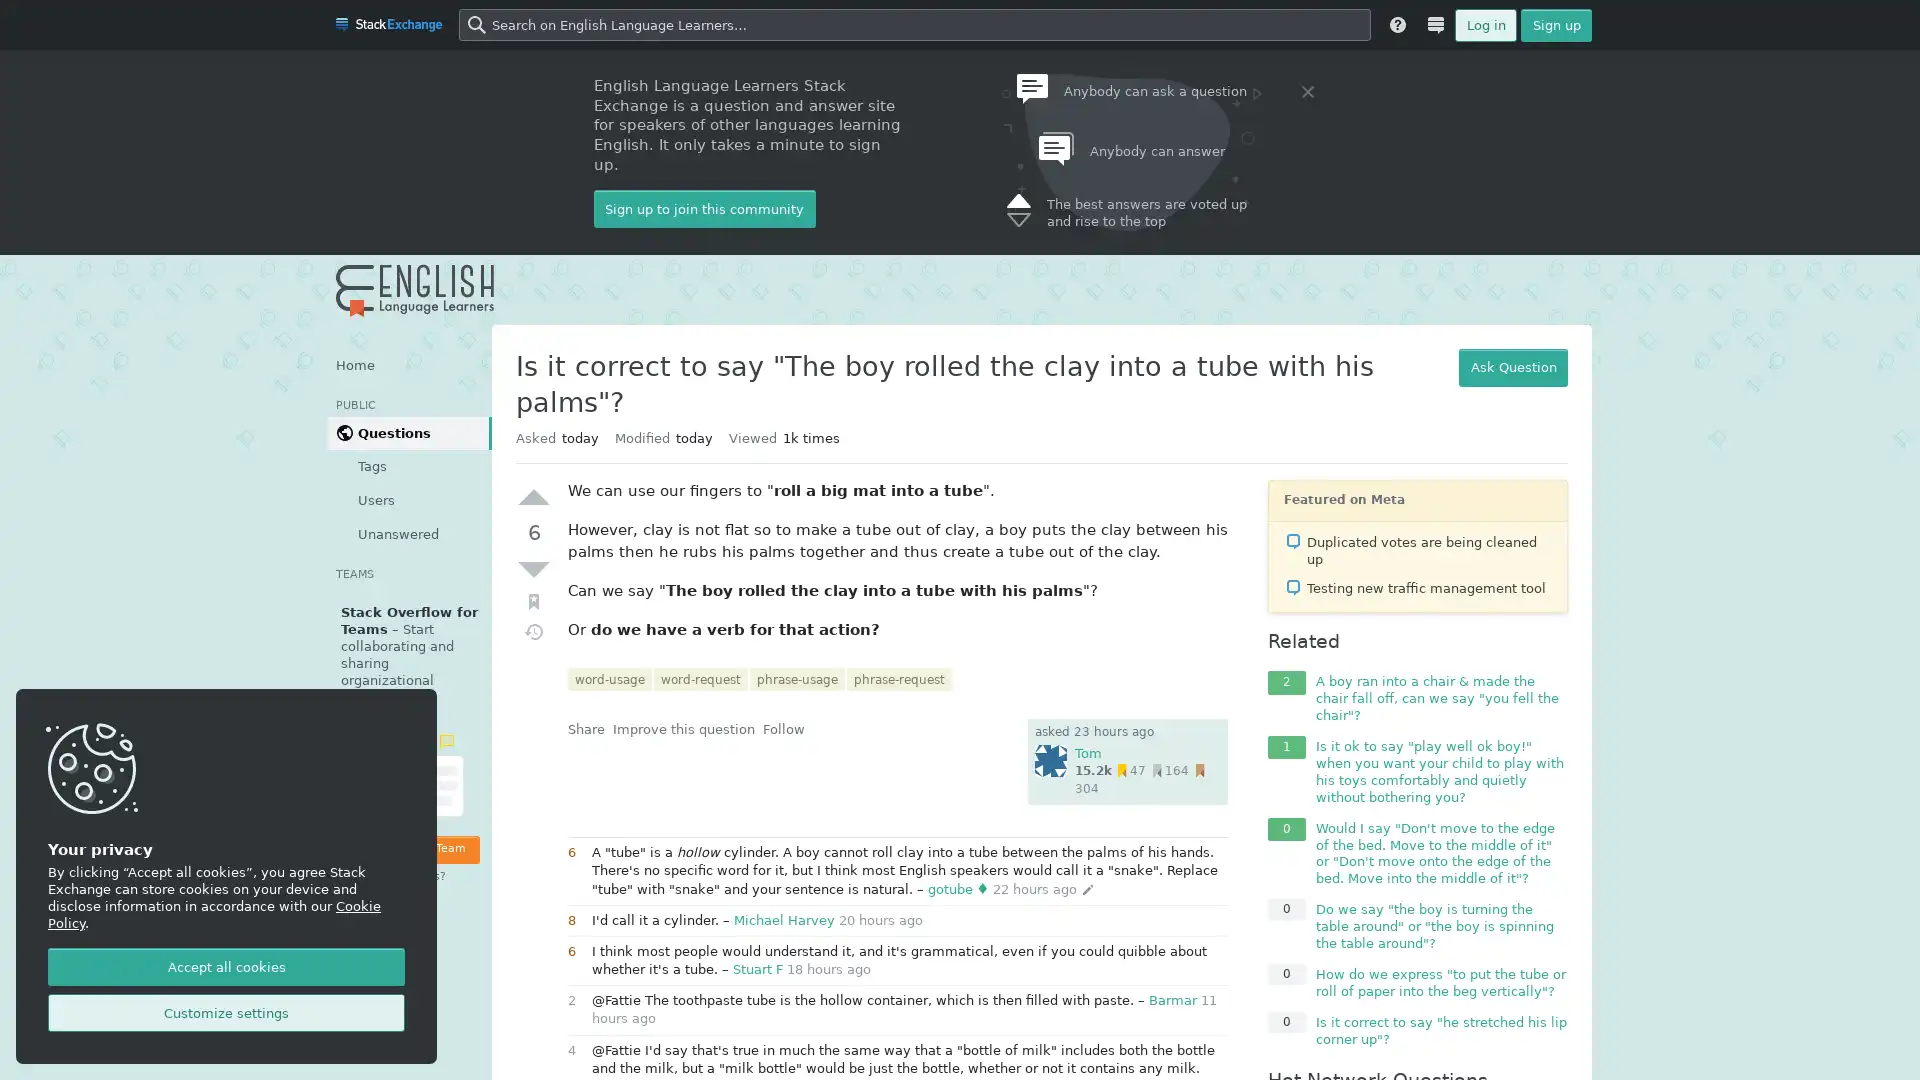 This screenshot has height=1080, width=1920. Describe the element at coordinates (533, 569) in the screenshot. I see `Down vote` at that location.